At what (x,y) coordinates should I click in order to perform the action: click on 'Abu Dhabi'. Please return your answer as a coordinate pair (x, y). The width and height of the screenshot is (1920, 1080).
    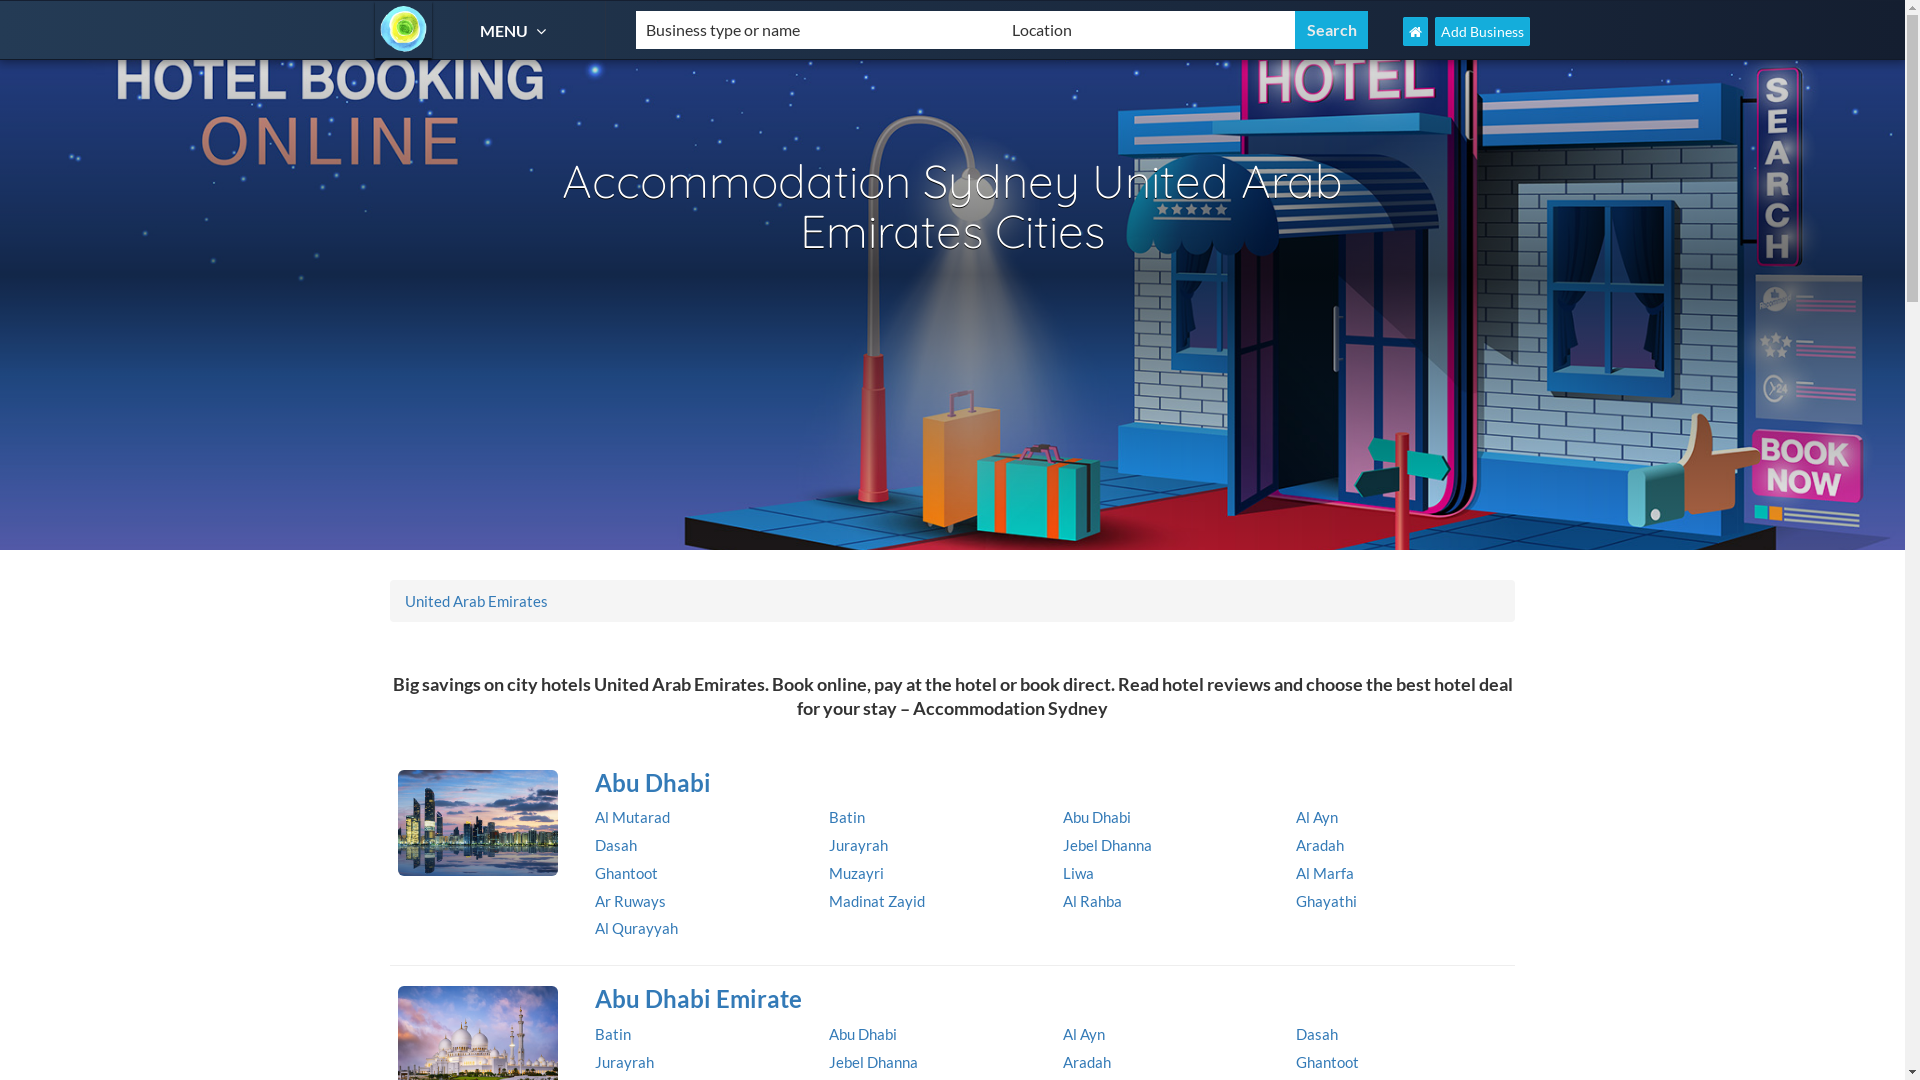
    Looking at the image, I should click on (1094, 817).